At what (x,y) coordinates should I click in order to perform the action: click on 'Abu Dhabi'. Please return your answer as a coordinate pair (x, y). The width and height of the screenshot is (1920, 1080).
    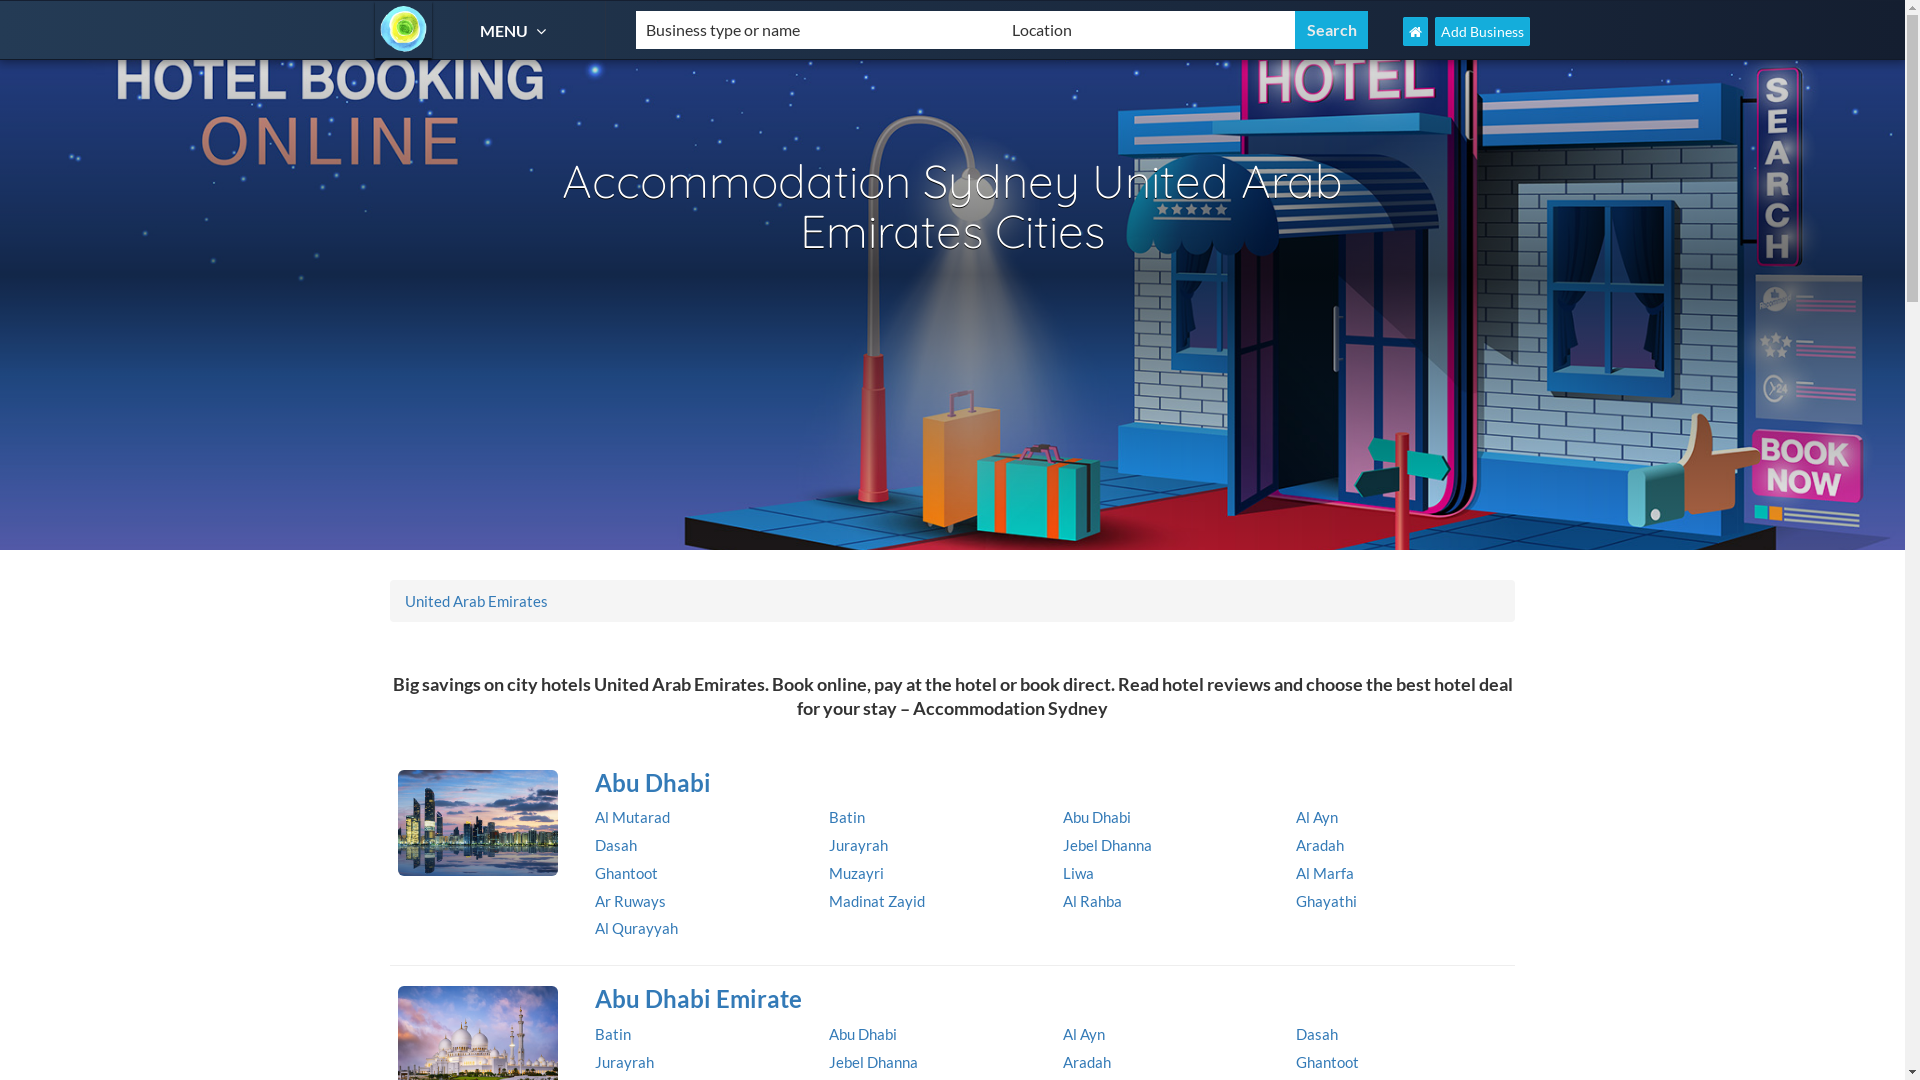
    Looking at the image, I should click on (1094, 817).